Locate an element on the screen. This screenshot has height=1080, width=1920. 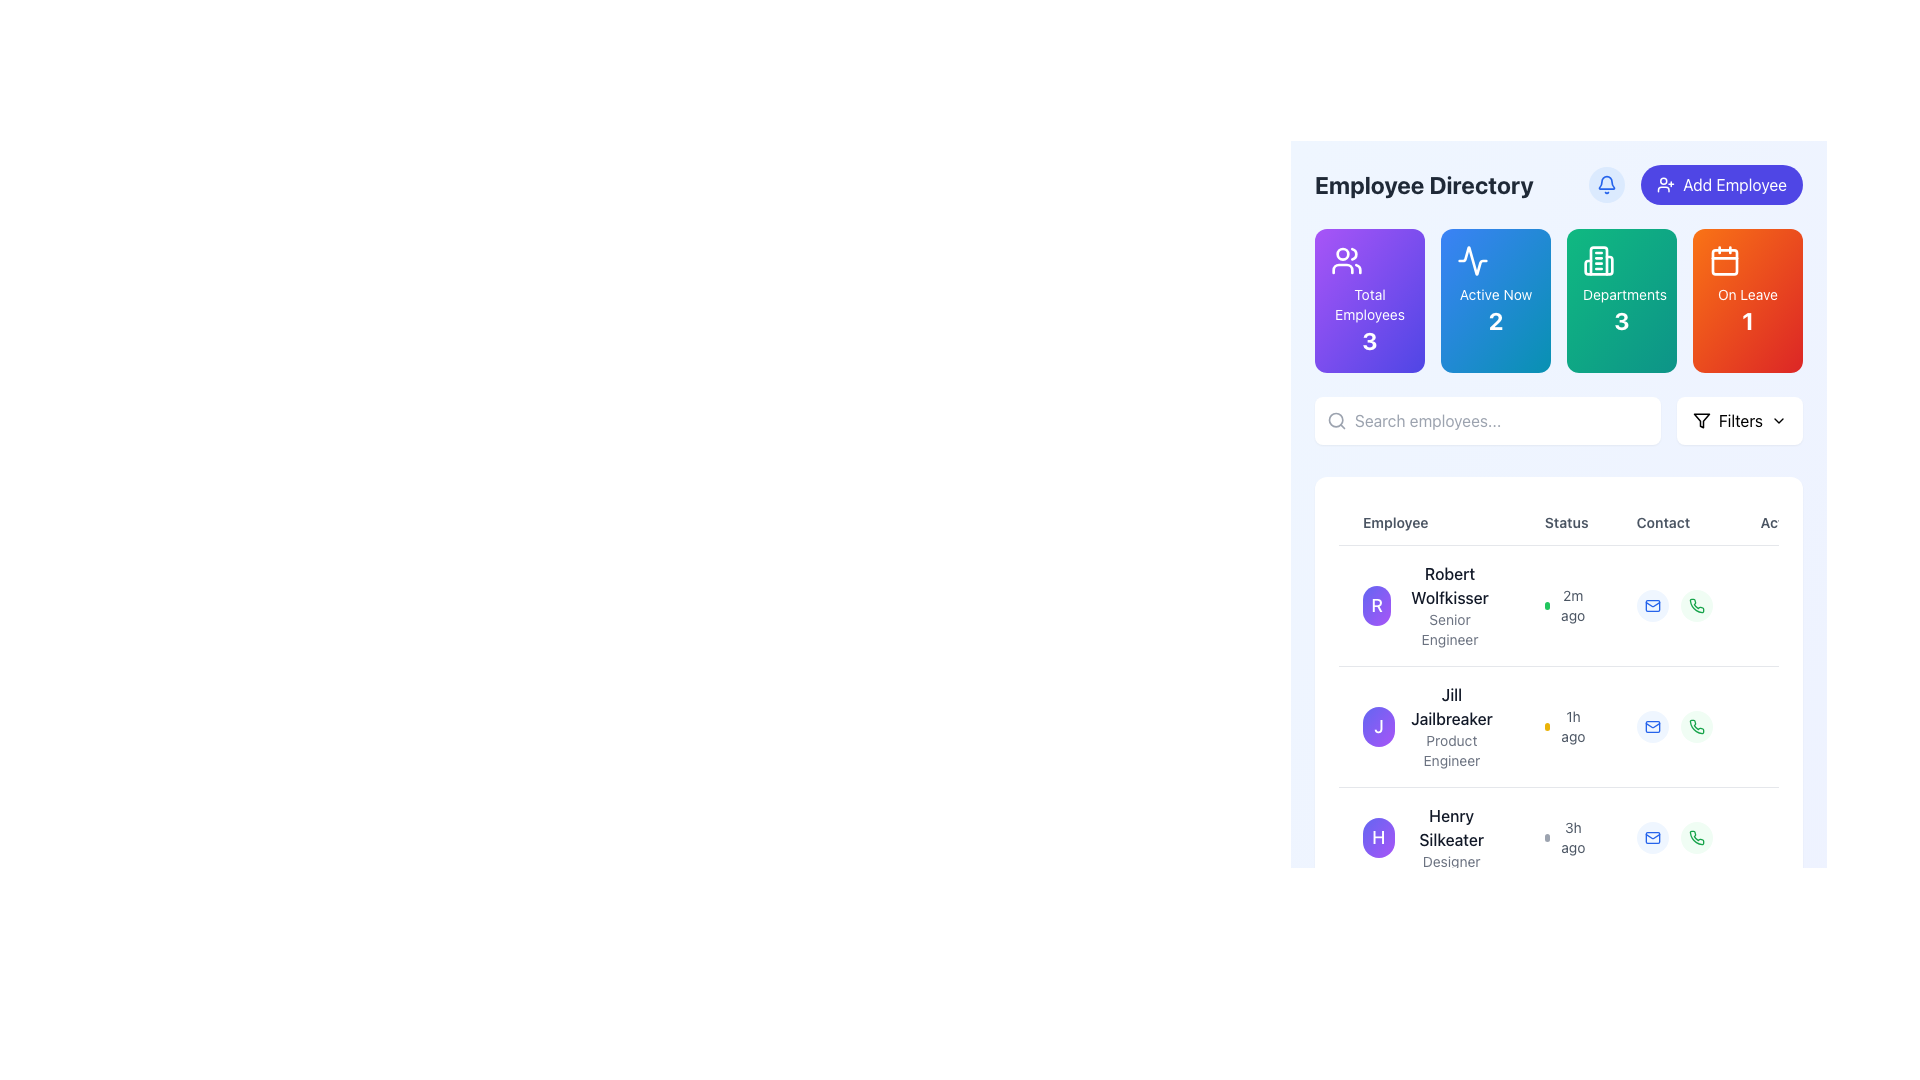
the 'Status' label which is a bold text label located in the header row above a table, positioned between 'Employee' and 'Contact' is located at coordinates (1565, 522).